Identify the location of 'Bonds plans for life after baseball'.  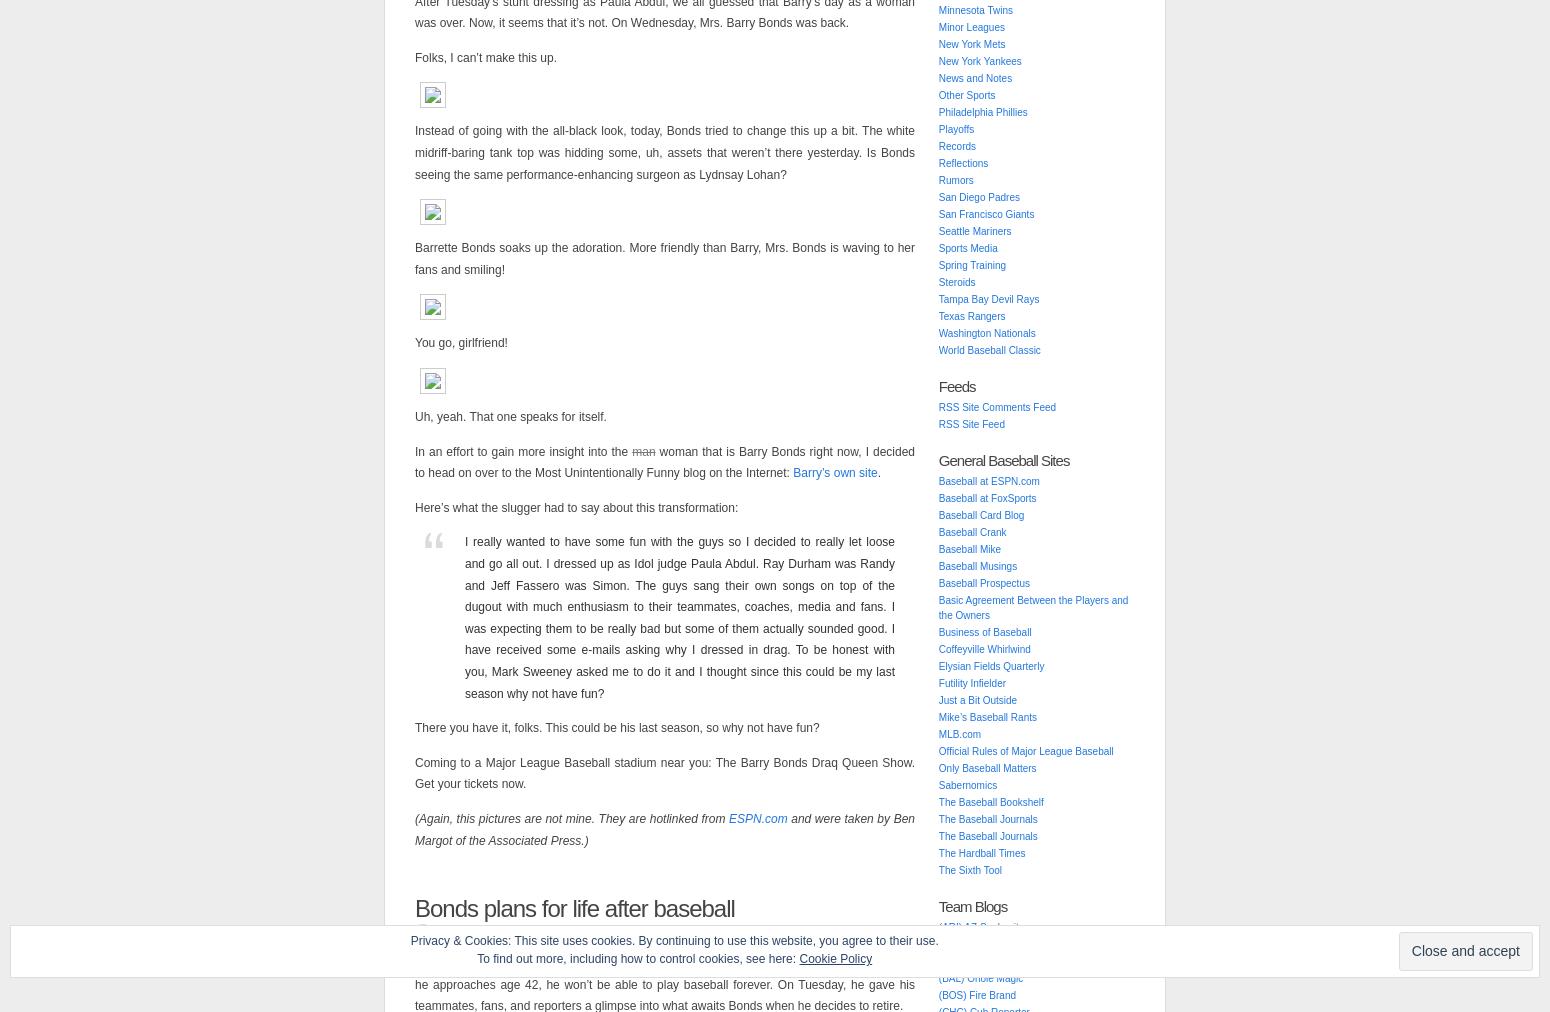
(574, 908).